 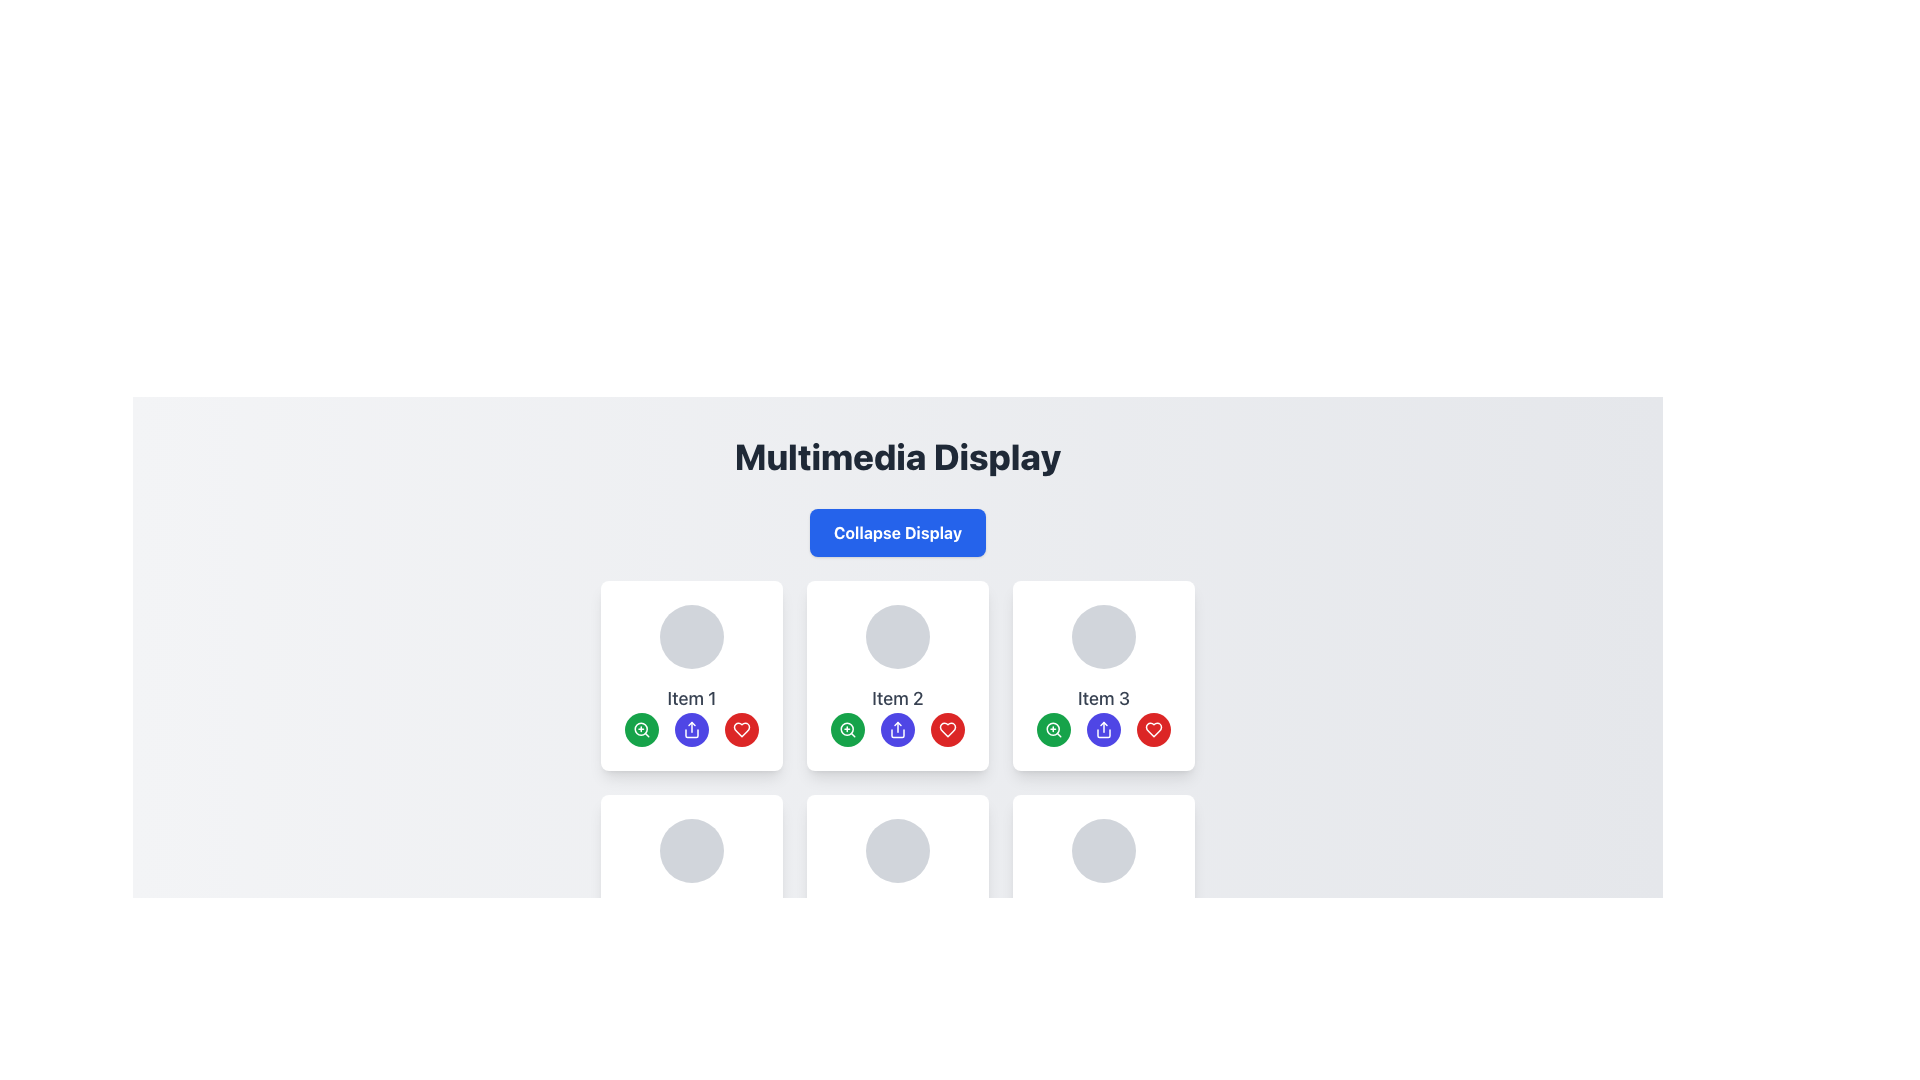 What do you see at coordinates (741, 729) in the screenshot?
I see `the red circular button with a white heart icon located at the bottom-right corner of the Item 1 card` at bounding box center [741, 729].